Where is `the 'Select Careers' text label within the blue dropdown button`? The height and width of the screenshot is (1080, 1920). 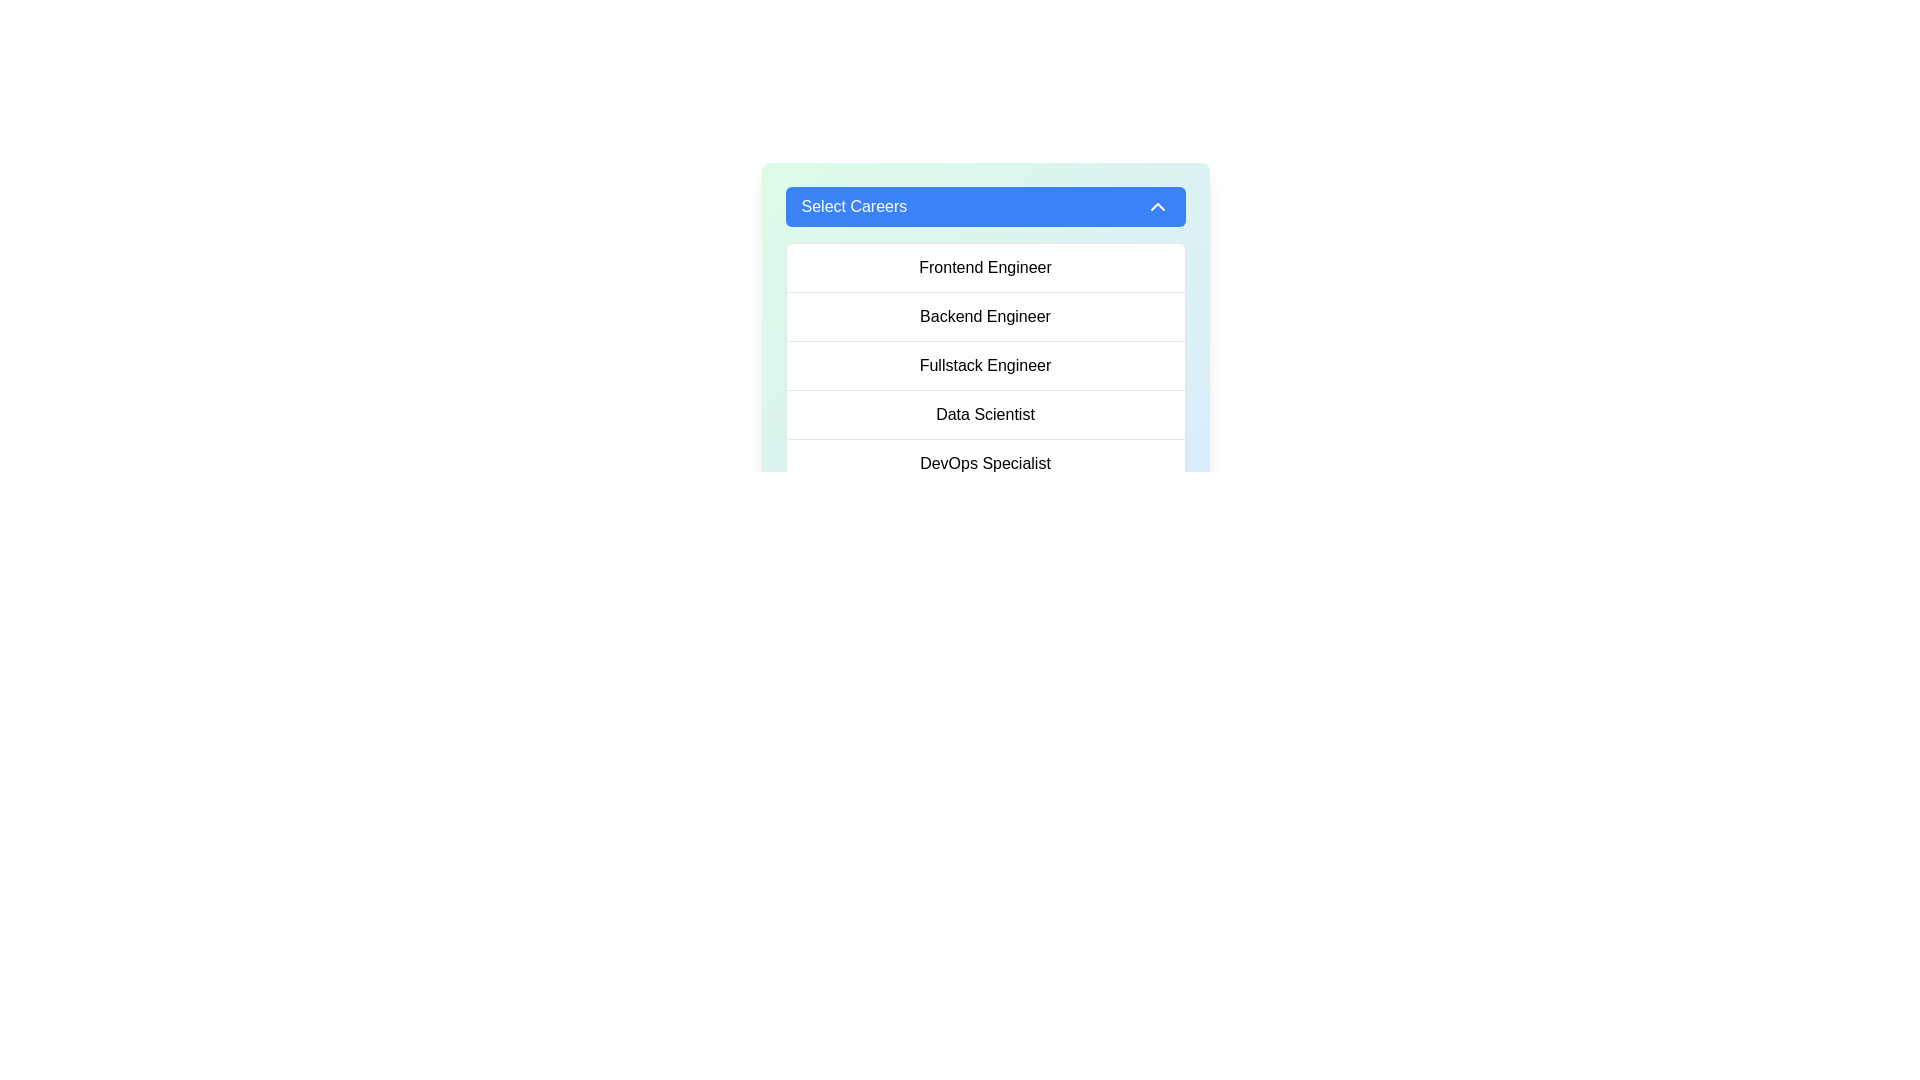
the 'Select Careers' text label within the blue dropdown button is located at coordinates (854, 207).